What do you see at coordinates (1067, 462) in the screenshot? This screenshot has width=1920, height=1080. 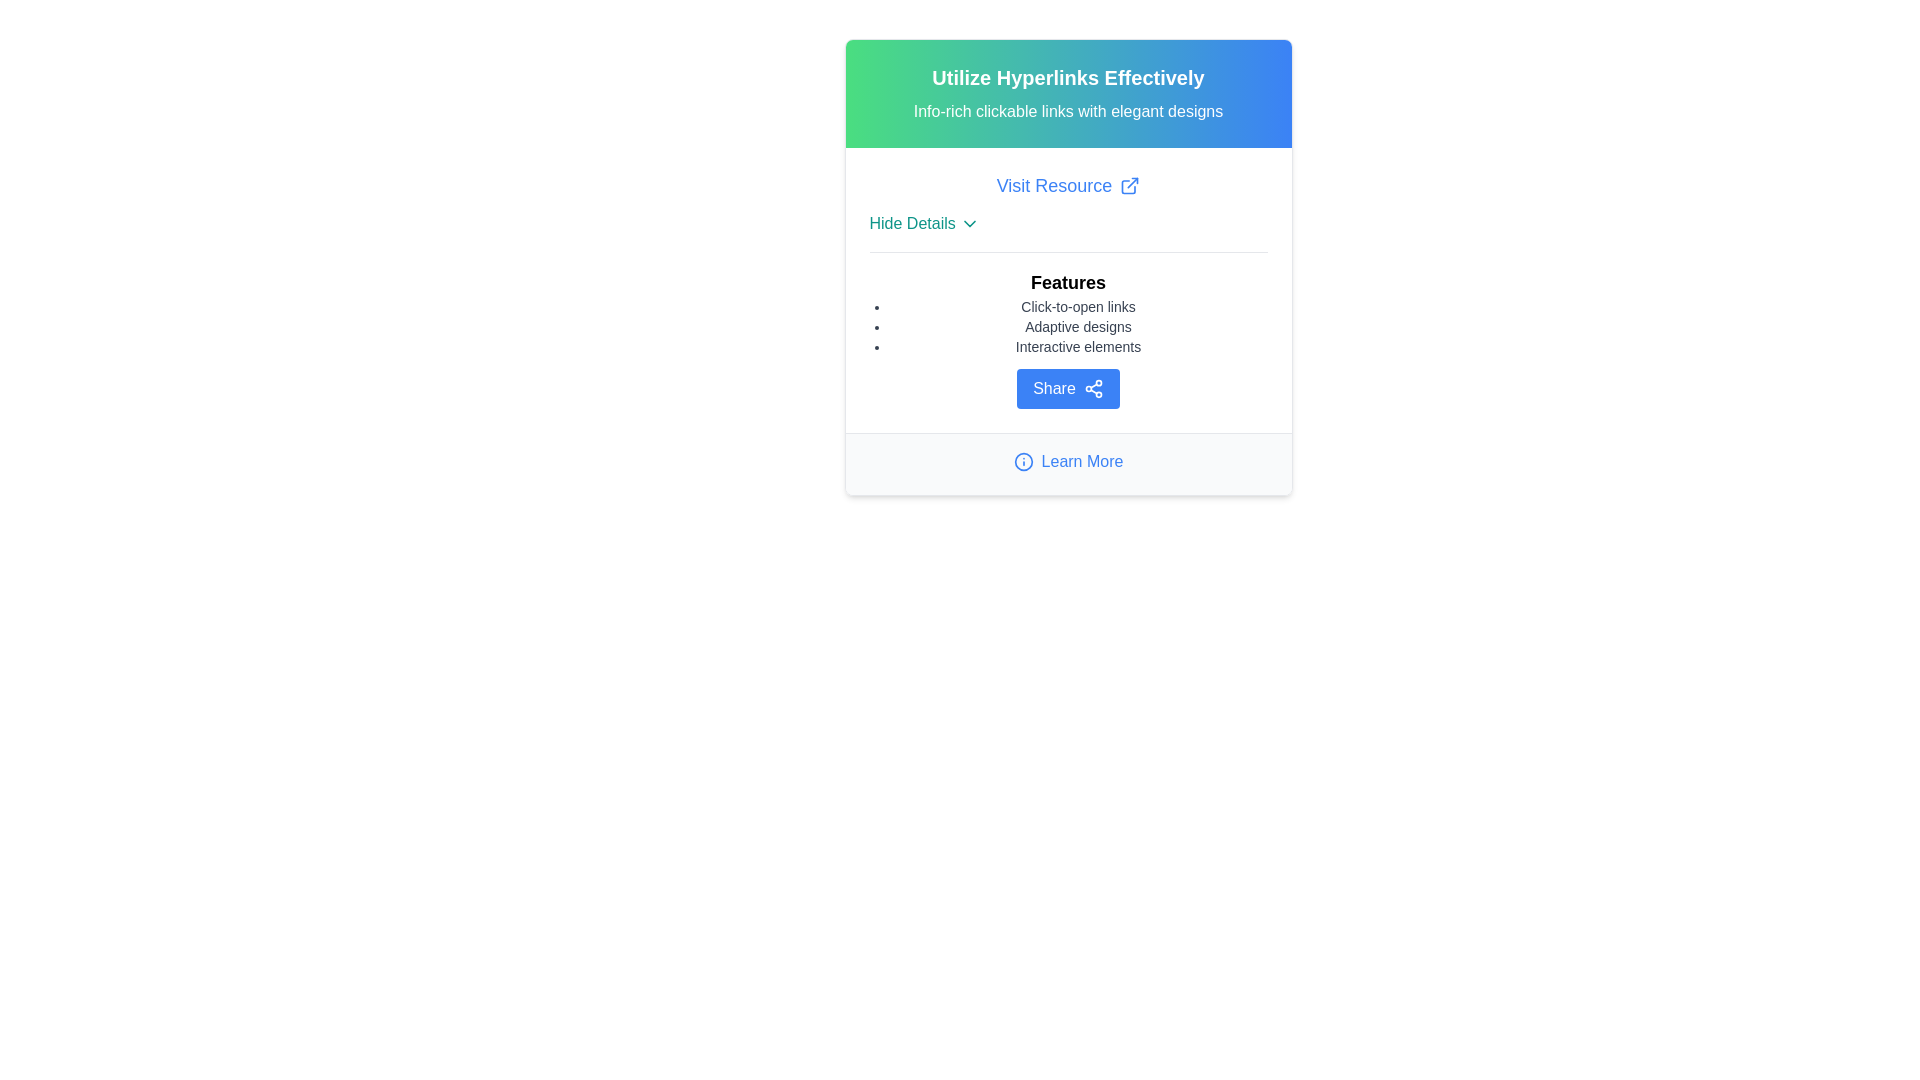 I see `the hyperlink with an inline icon located in the bottom section of the panel` at bounding box center [1067, 462].